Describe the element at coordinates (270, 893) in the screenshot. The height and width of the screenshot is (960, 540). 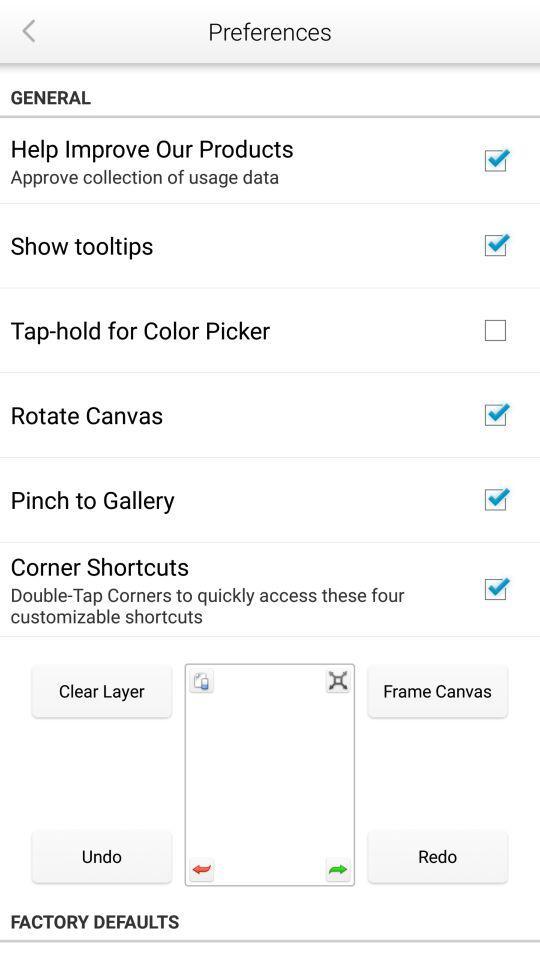
I see `the minus icon` at that location.